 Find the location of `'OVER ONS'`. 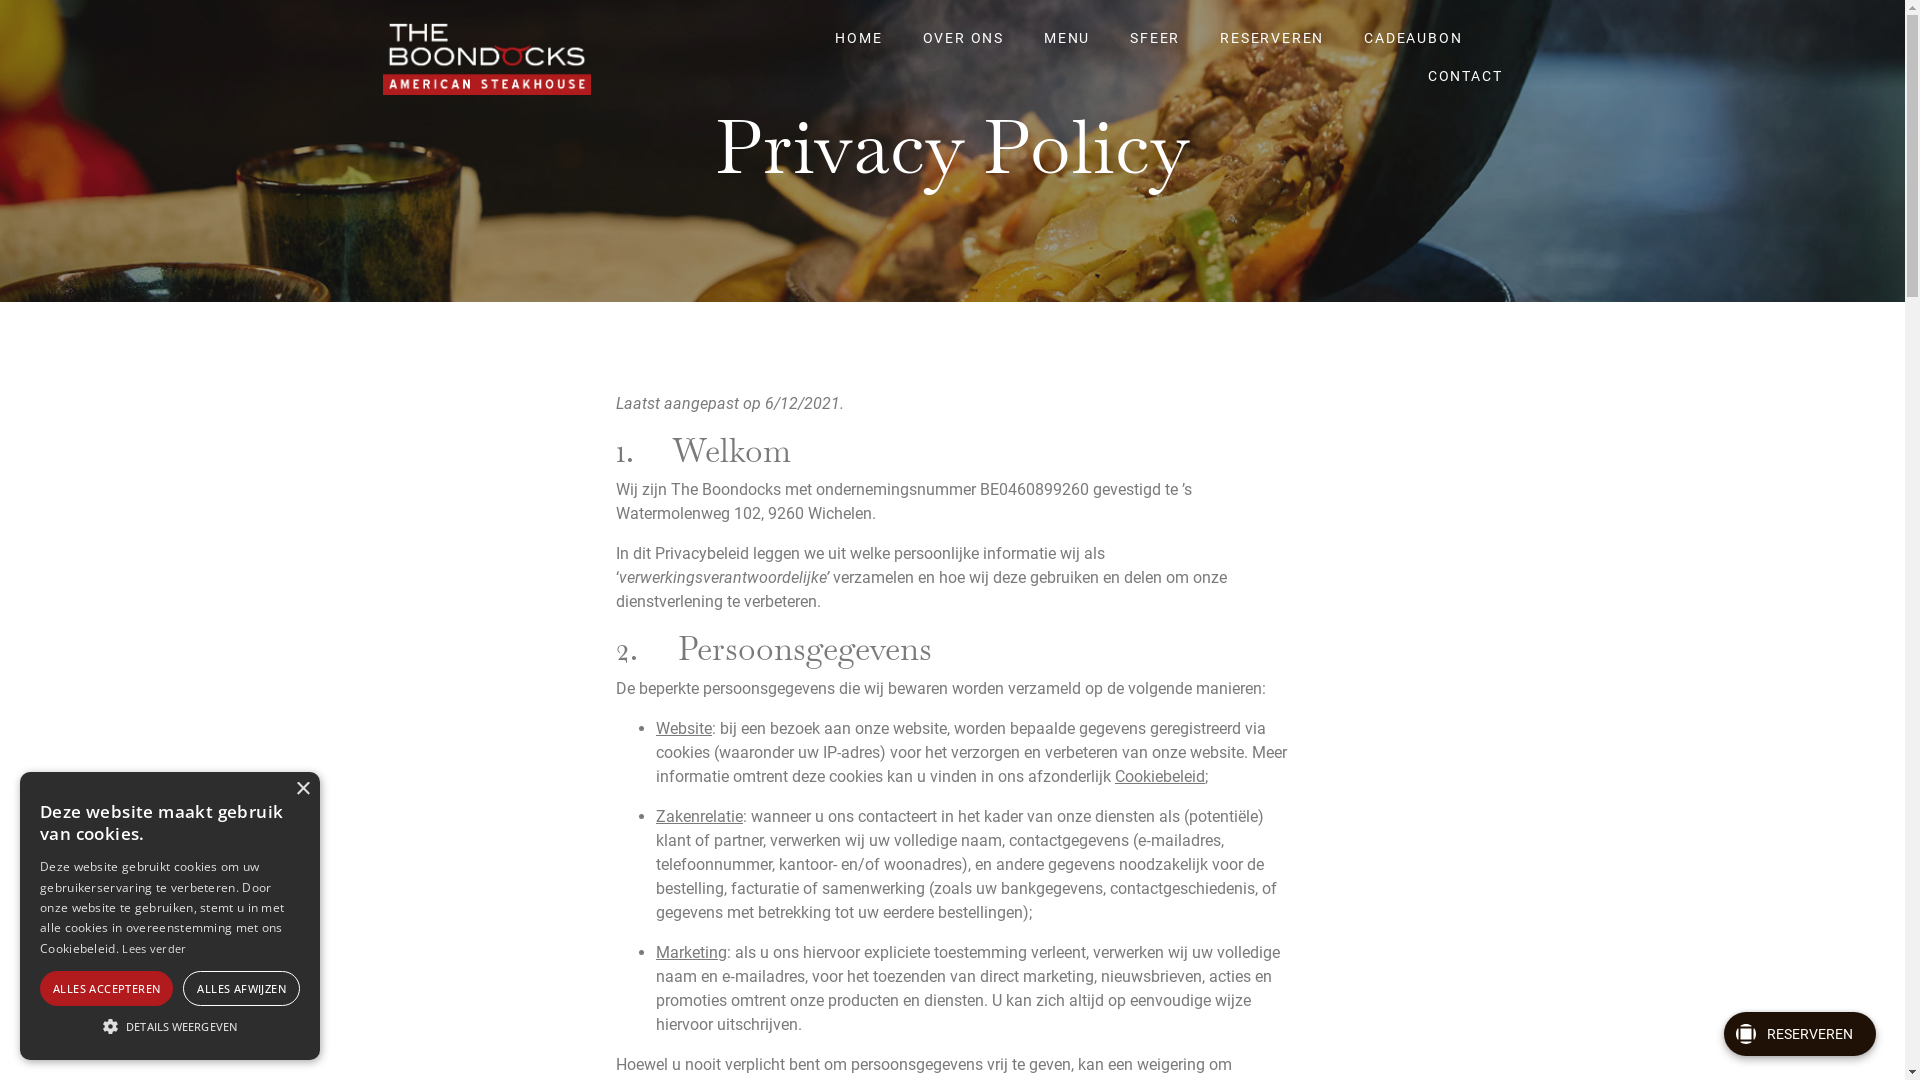

'OVER ONS' is located at coordinates (963, 29).